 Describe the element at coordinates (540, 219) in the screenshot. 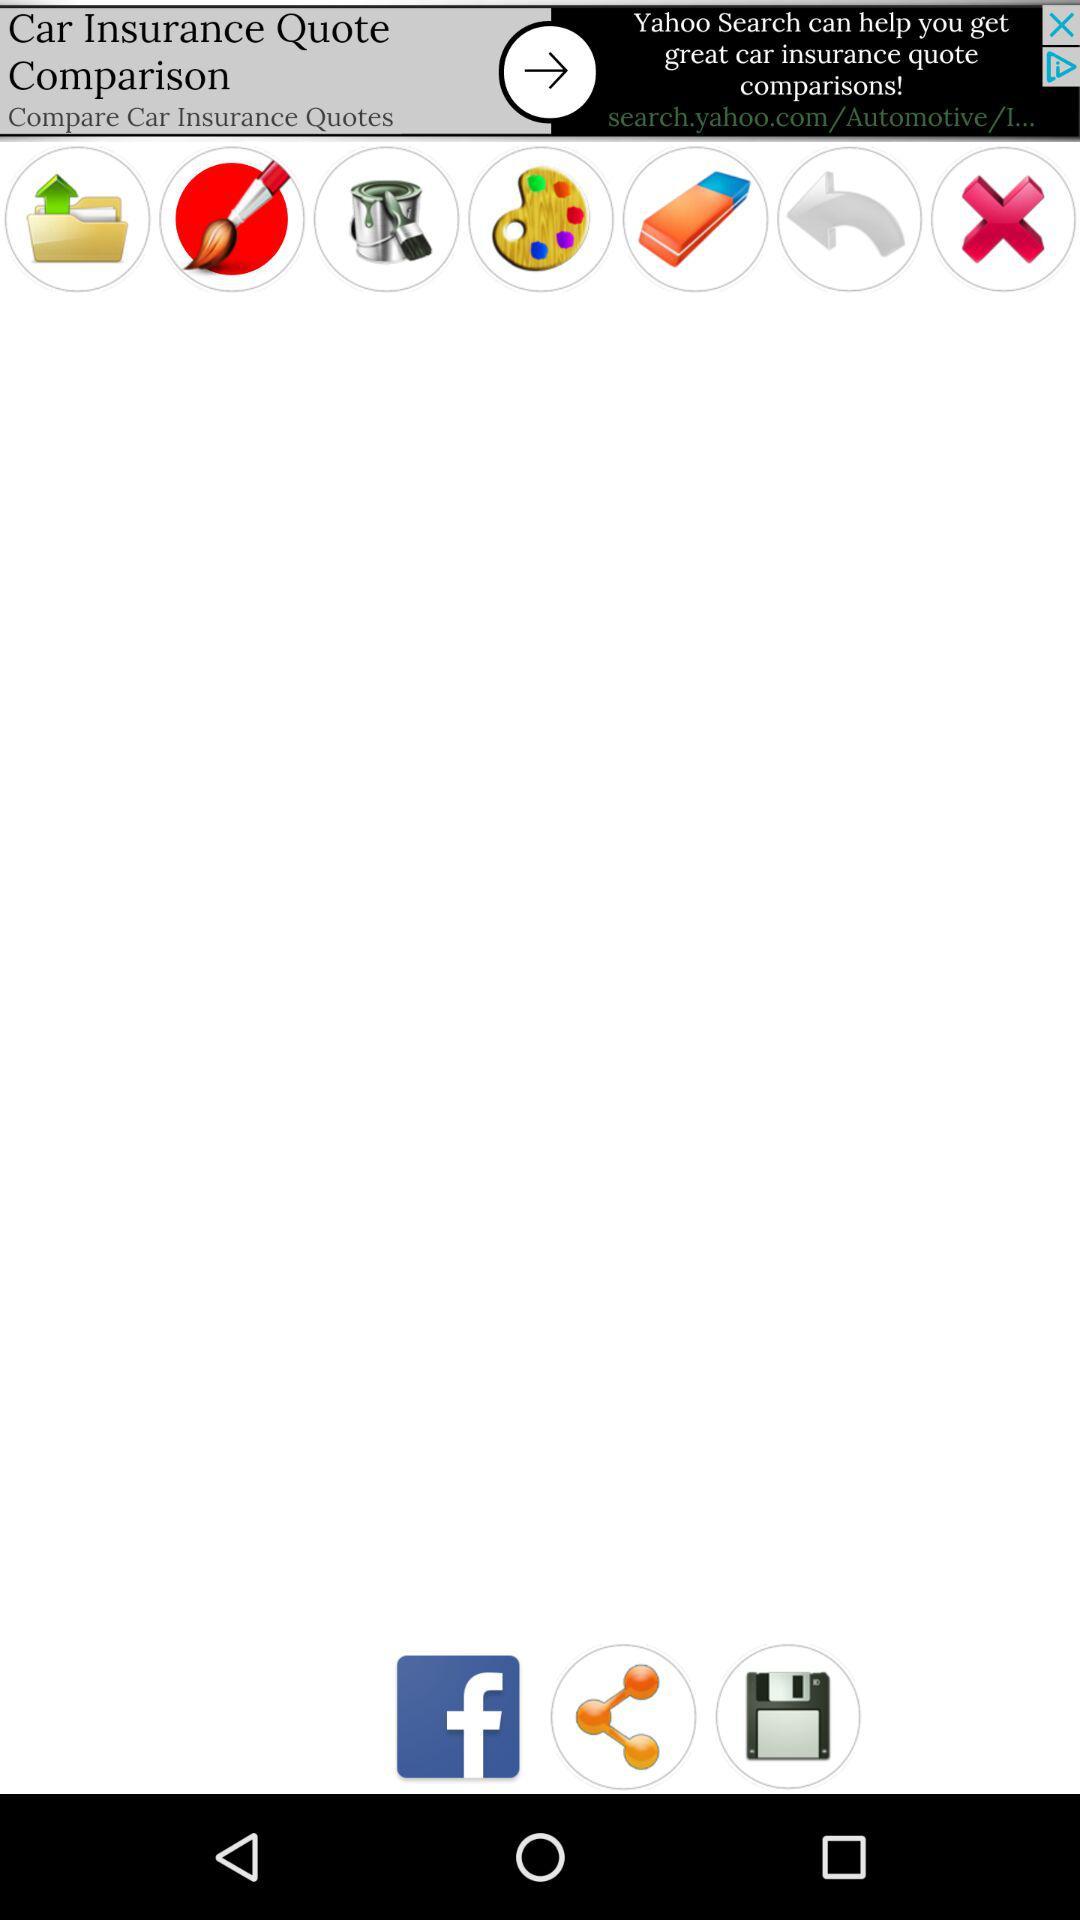

I see `paint` at that location.